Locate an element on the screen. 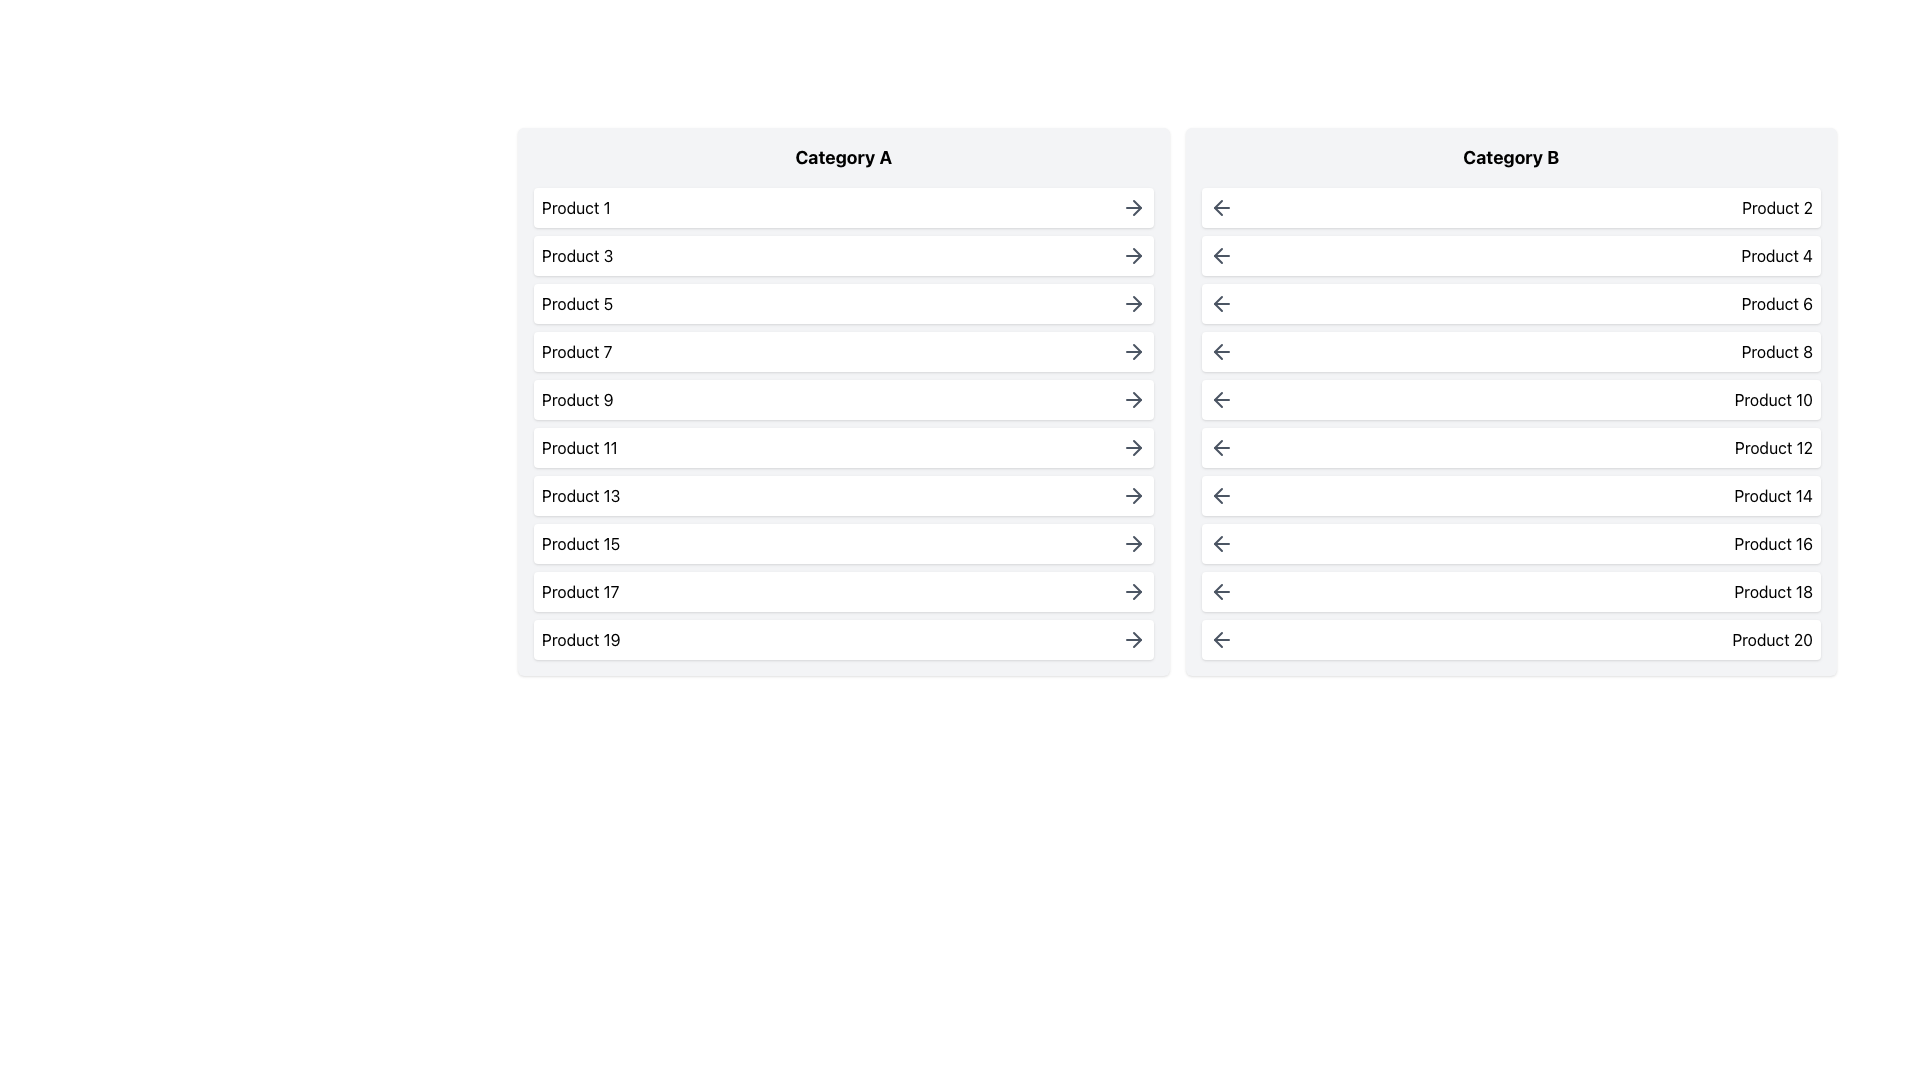 This screenshot has width=1920, height=1080. the rightward-pointing arrow icon in the product list UI is located at coordinates (1133, 254).